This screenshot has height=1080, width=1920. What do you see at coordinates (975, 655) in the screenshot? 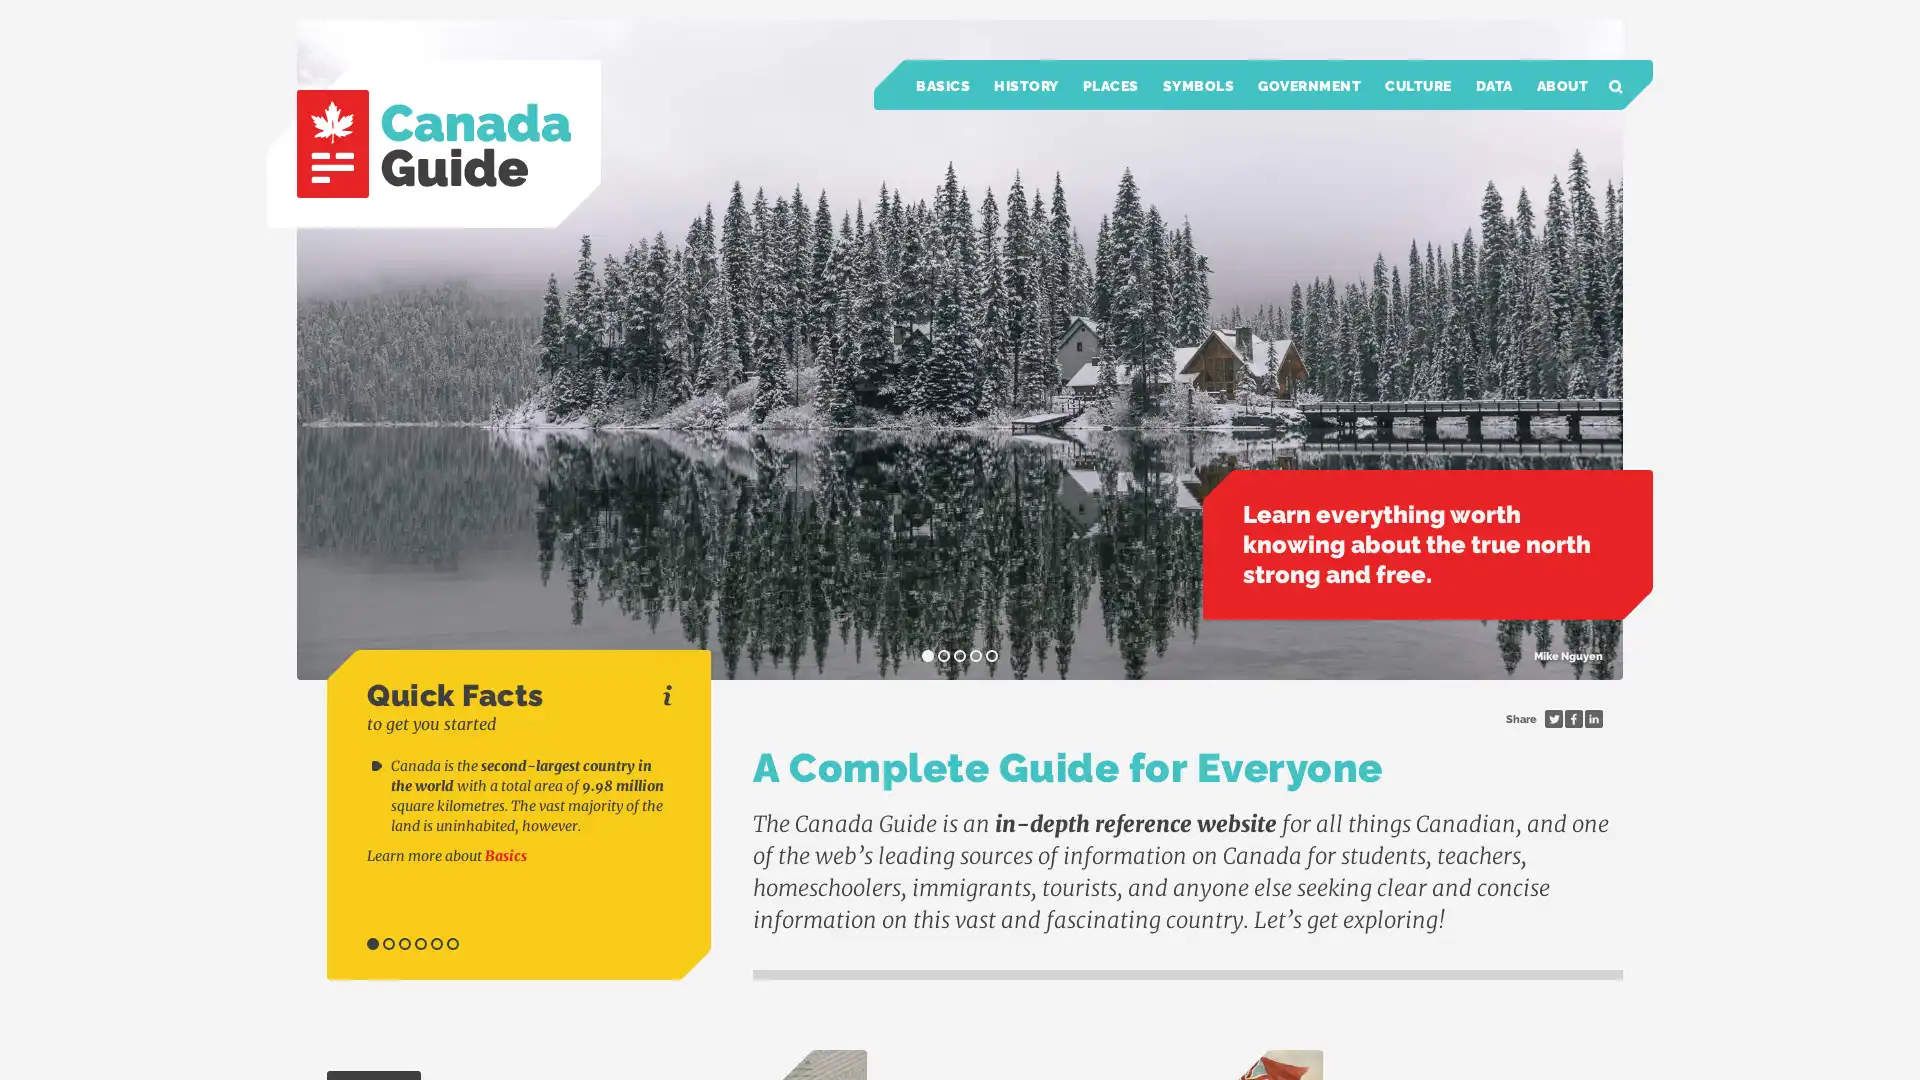
I see `Go to slide 4` at bounding box center [975, 655].